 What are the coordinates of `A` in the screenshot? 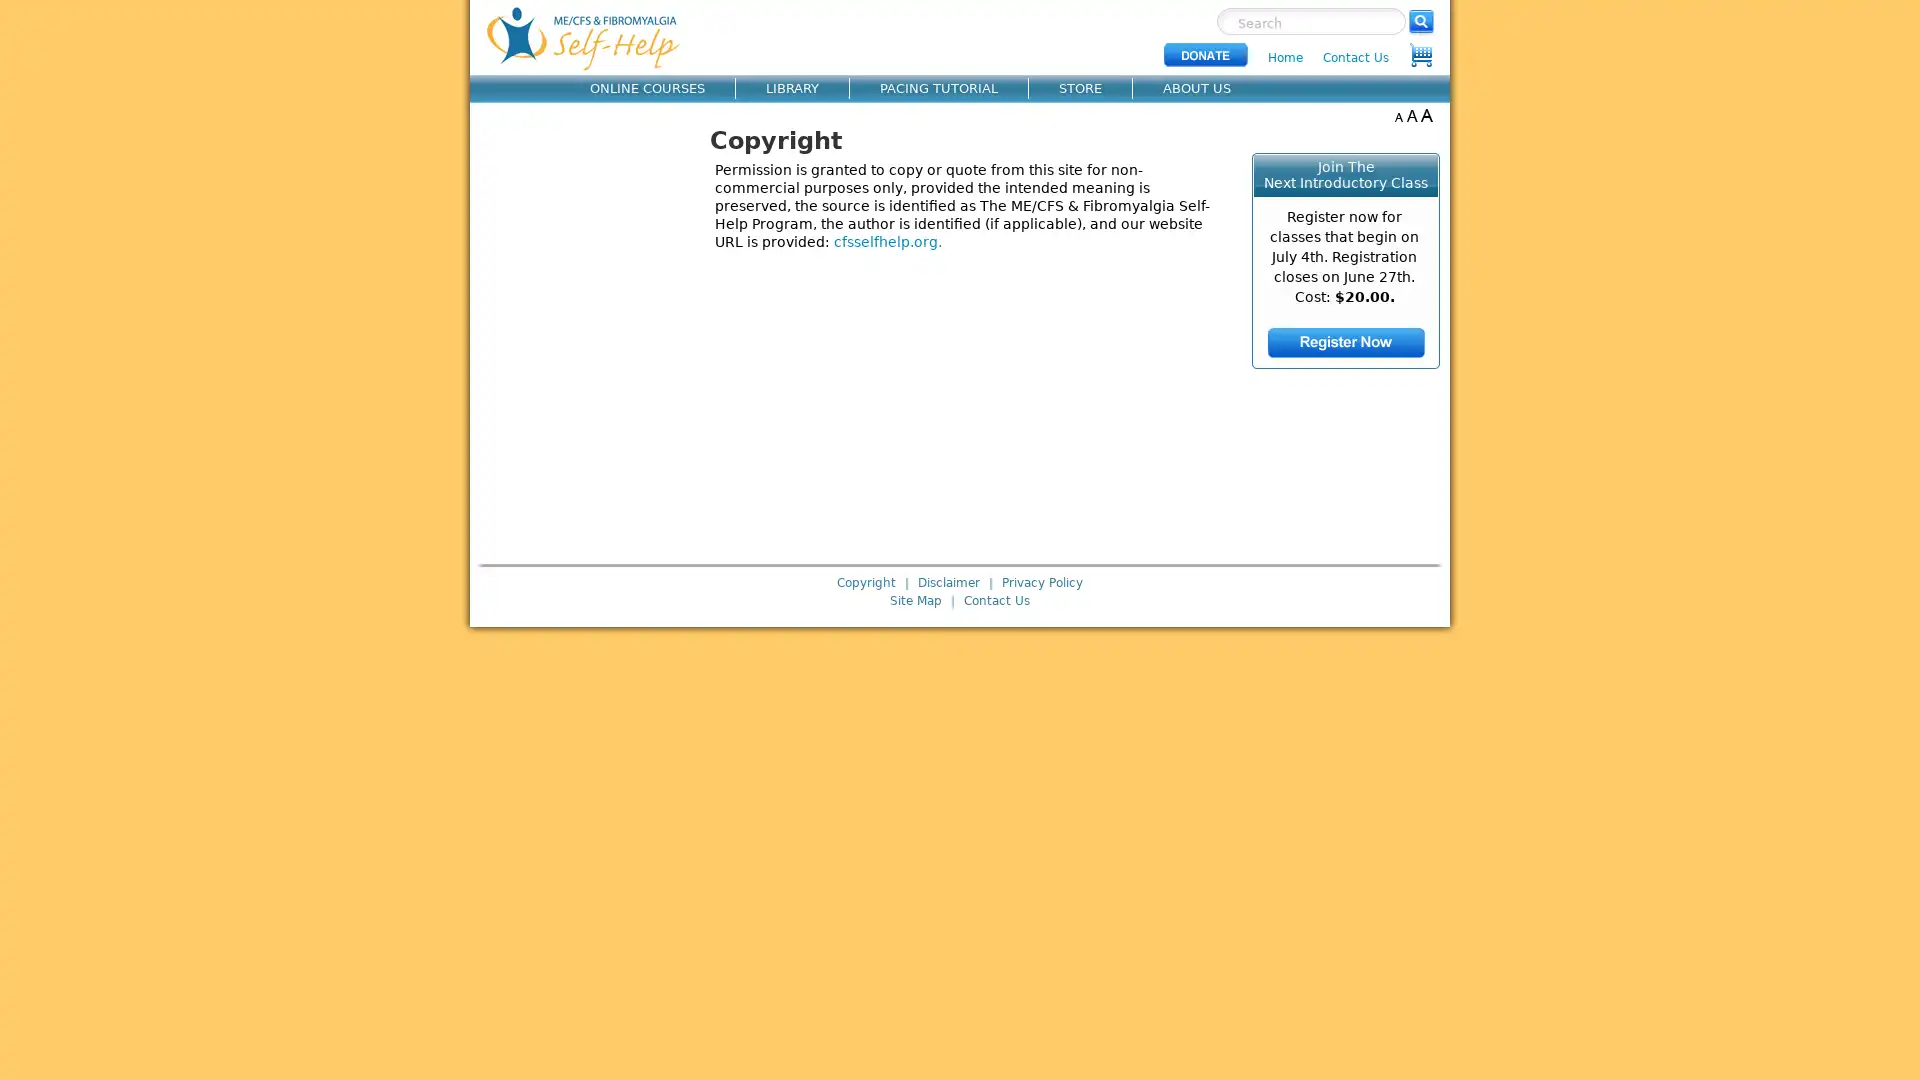 It's located at (1425, 115).